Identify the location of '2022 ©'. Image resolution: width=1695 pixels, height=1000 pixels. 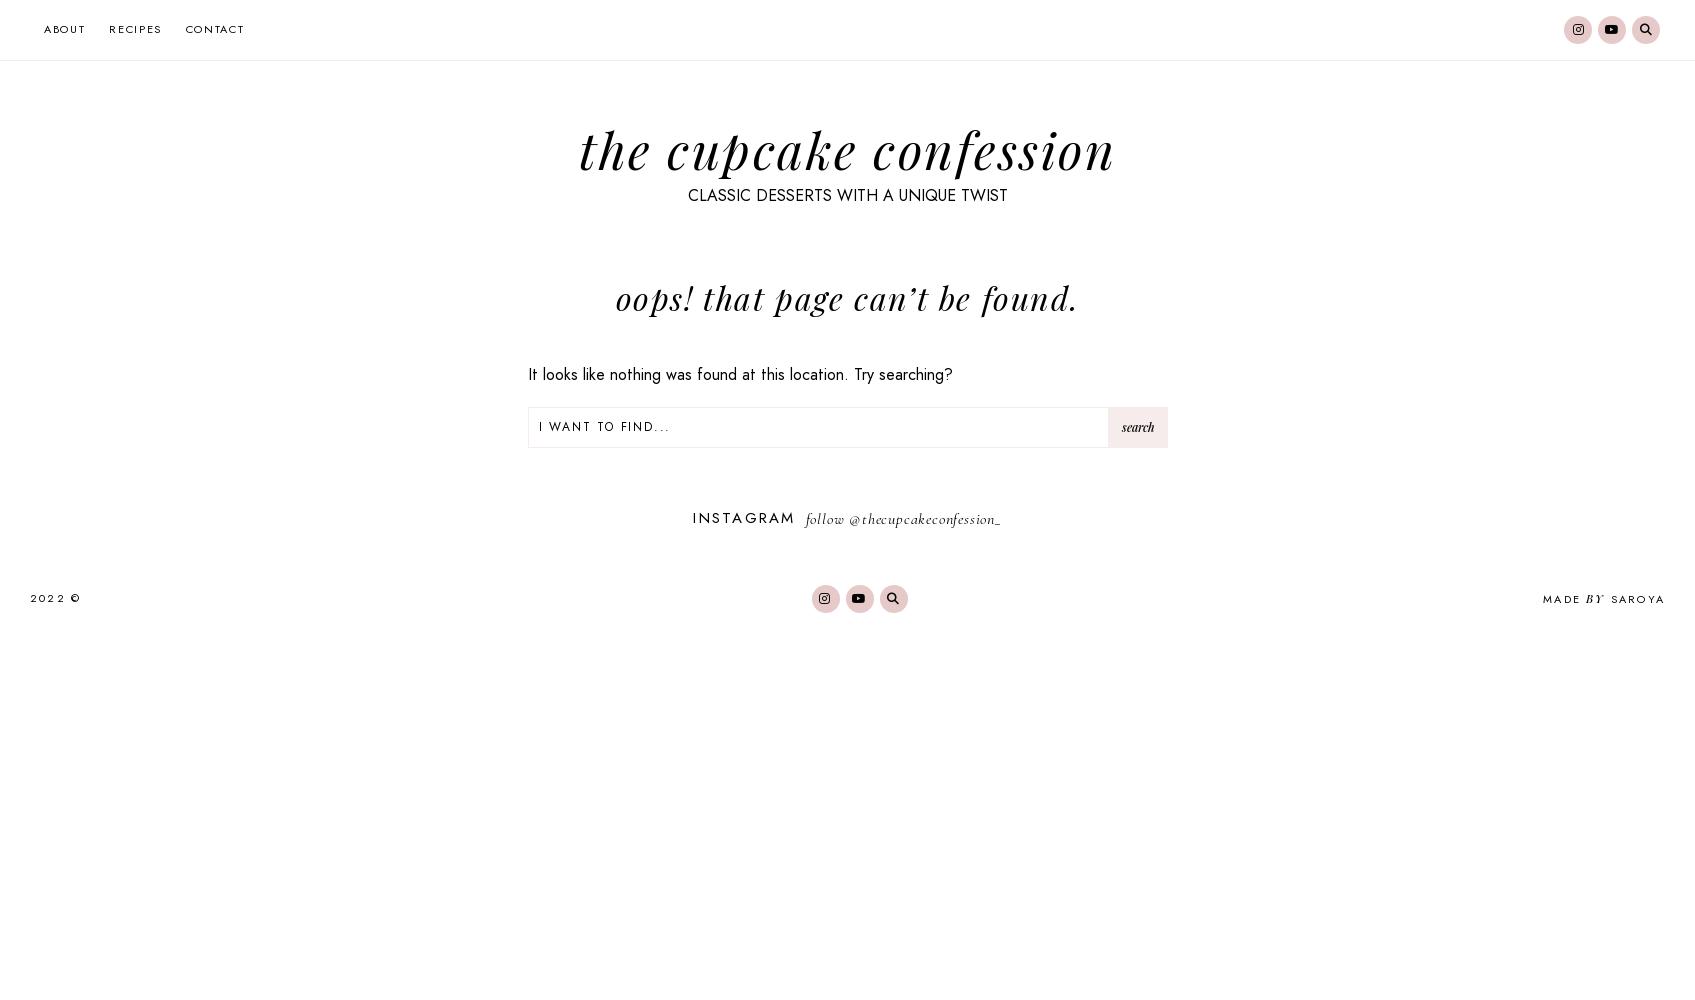
(55, 597).